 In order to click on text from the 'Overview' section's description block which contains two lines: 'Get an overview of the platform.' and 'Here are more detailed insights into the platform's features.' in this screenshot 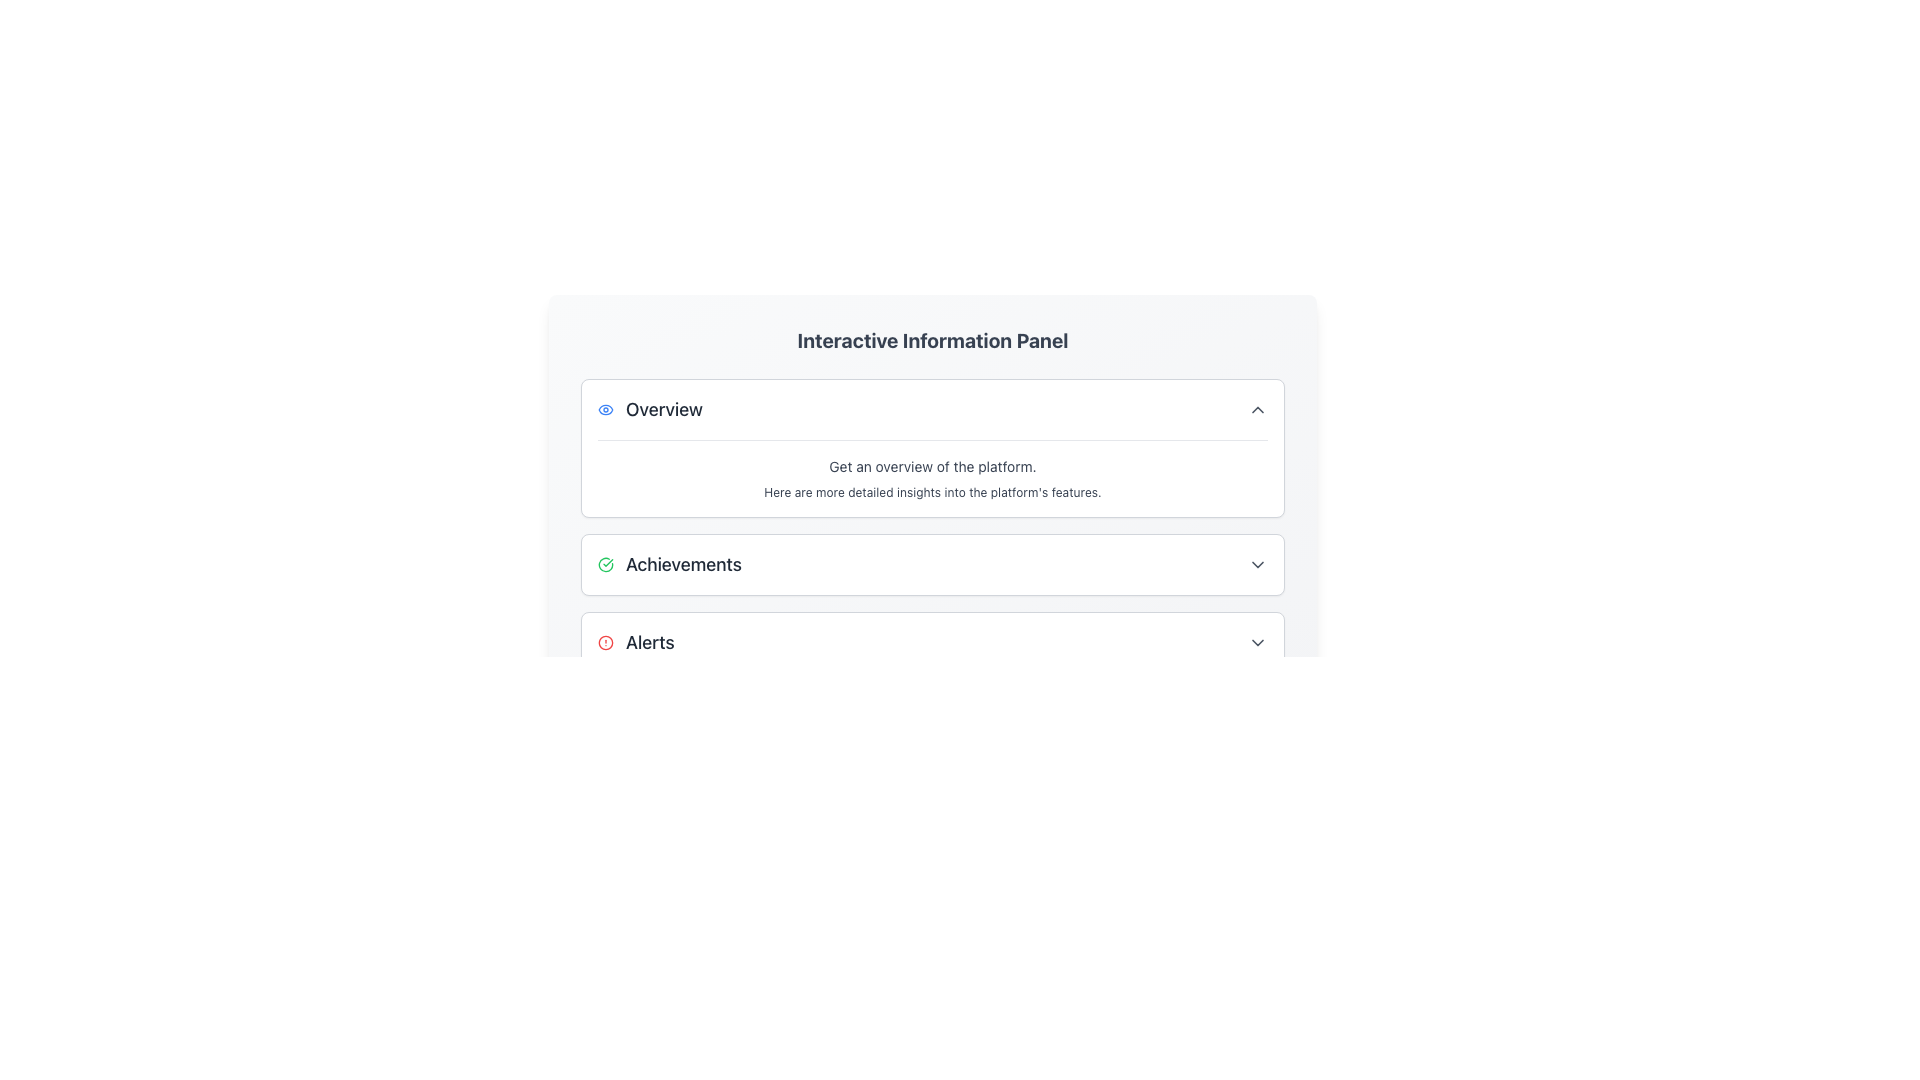, I will do `click(931, 470)`.